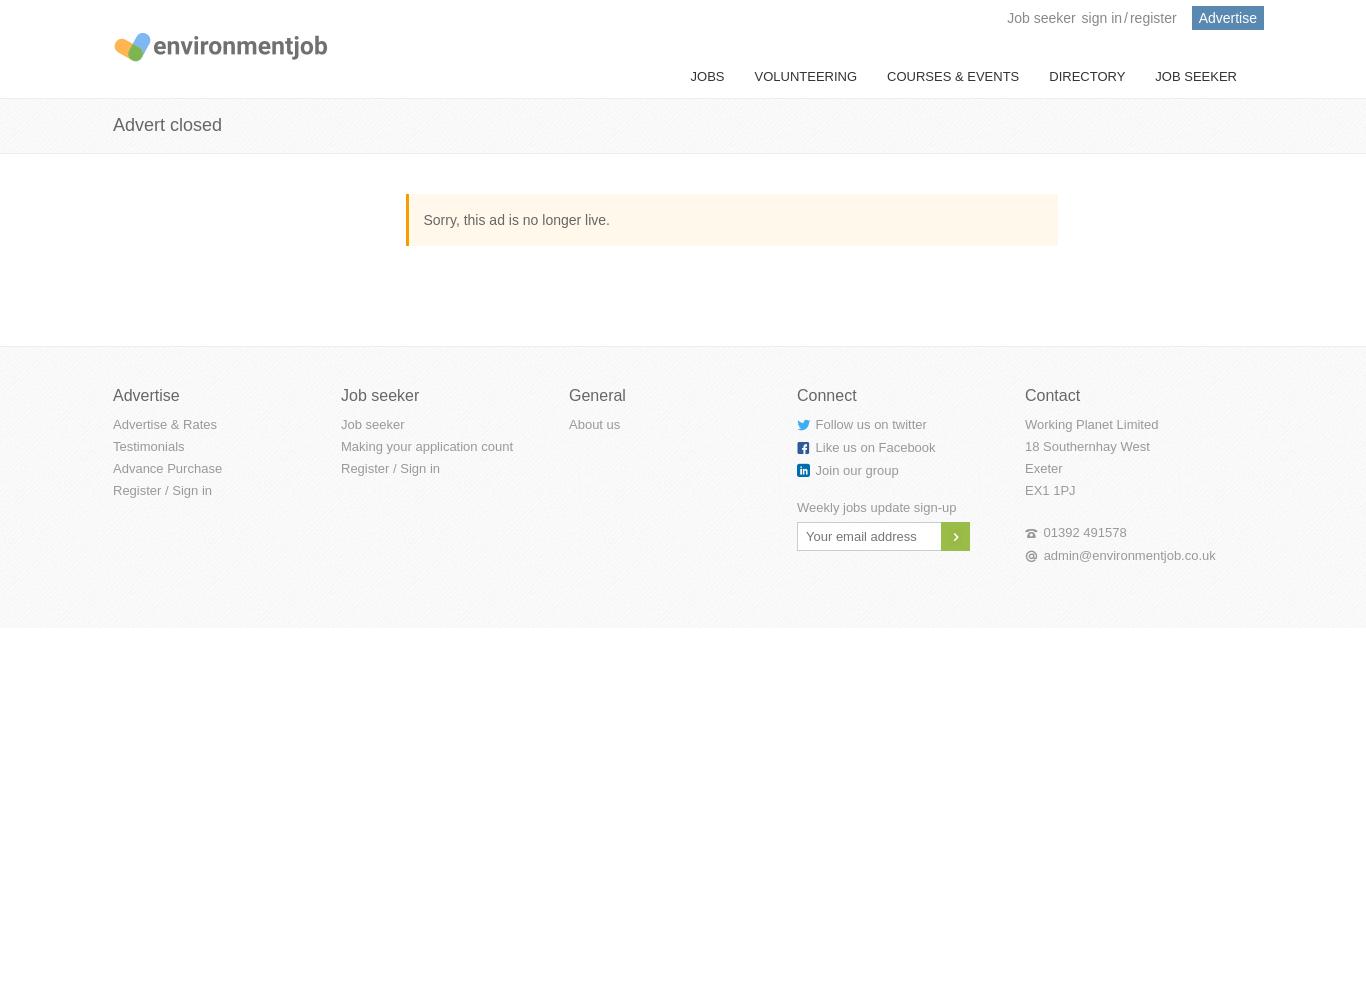  I want to click on 'Volunteering', so click(804, 75).